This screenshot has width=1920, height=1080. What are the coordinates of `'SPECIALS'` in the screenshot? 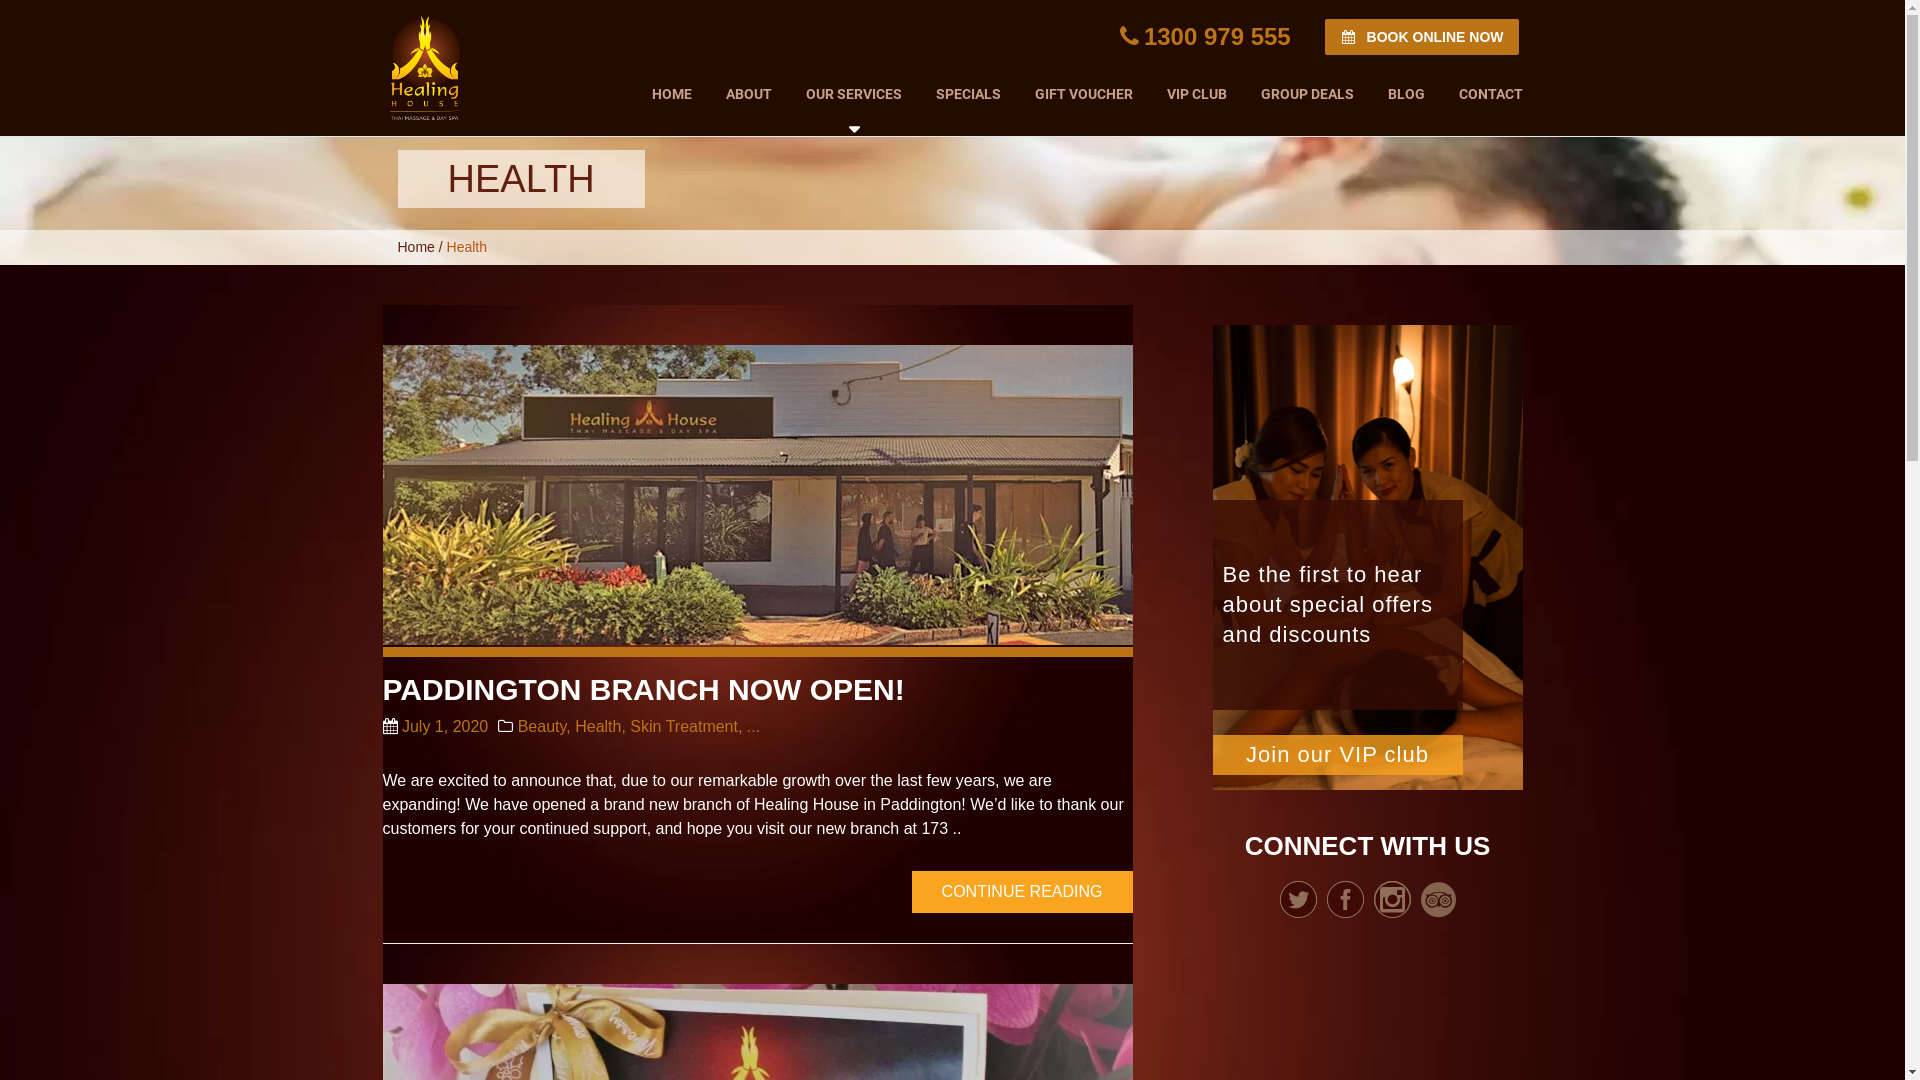 It's located at (967, 88).